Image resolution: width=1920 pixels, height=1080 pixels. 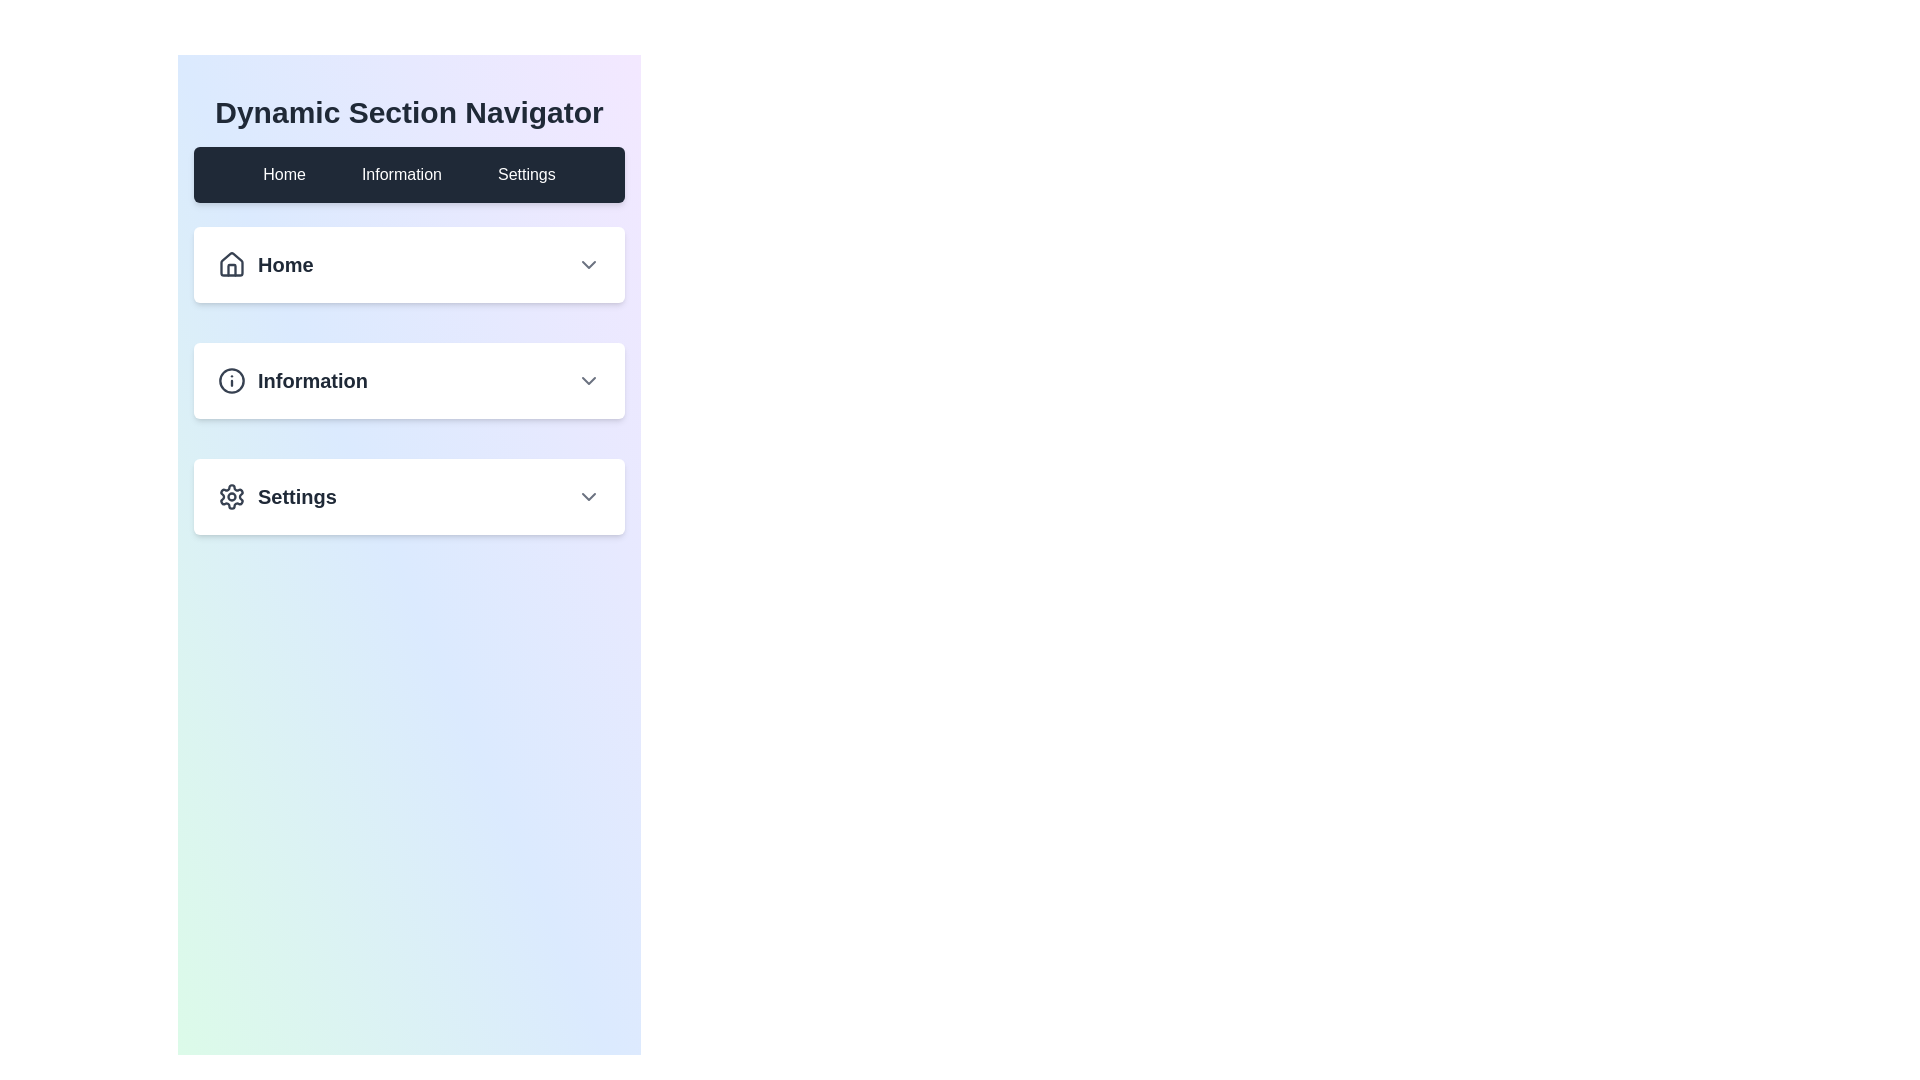 What do you see at coordinates (588, 381) in the screenshot?
I see `the chevron icon/button located on the right side of the 'Information' section header` at bounding box center [588, 381].